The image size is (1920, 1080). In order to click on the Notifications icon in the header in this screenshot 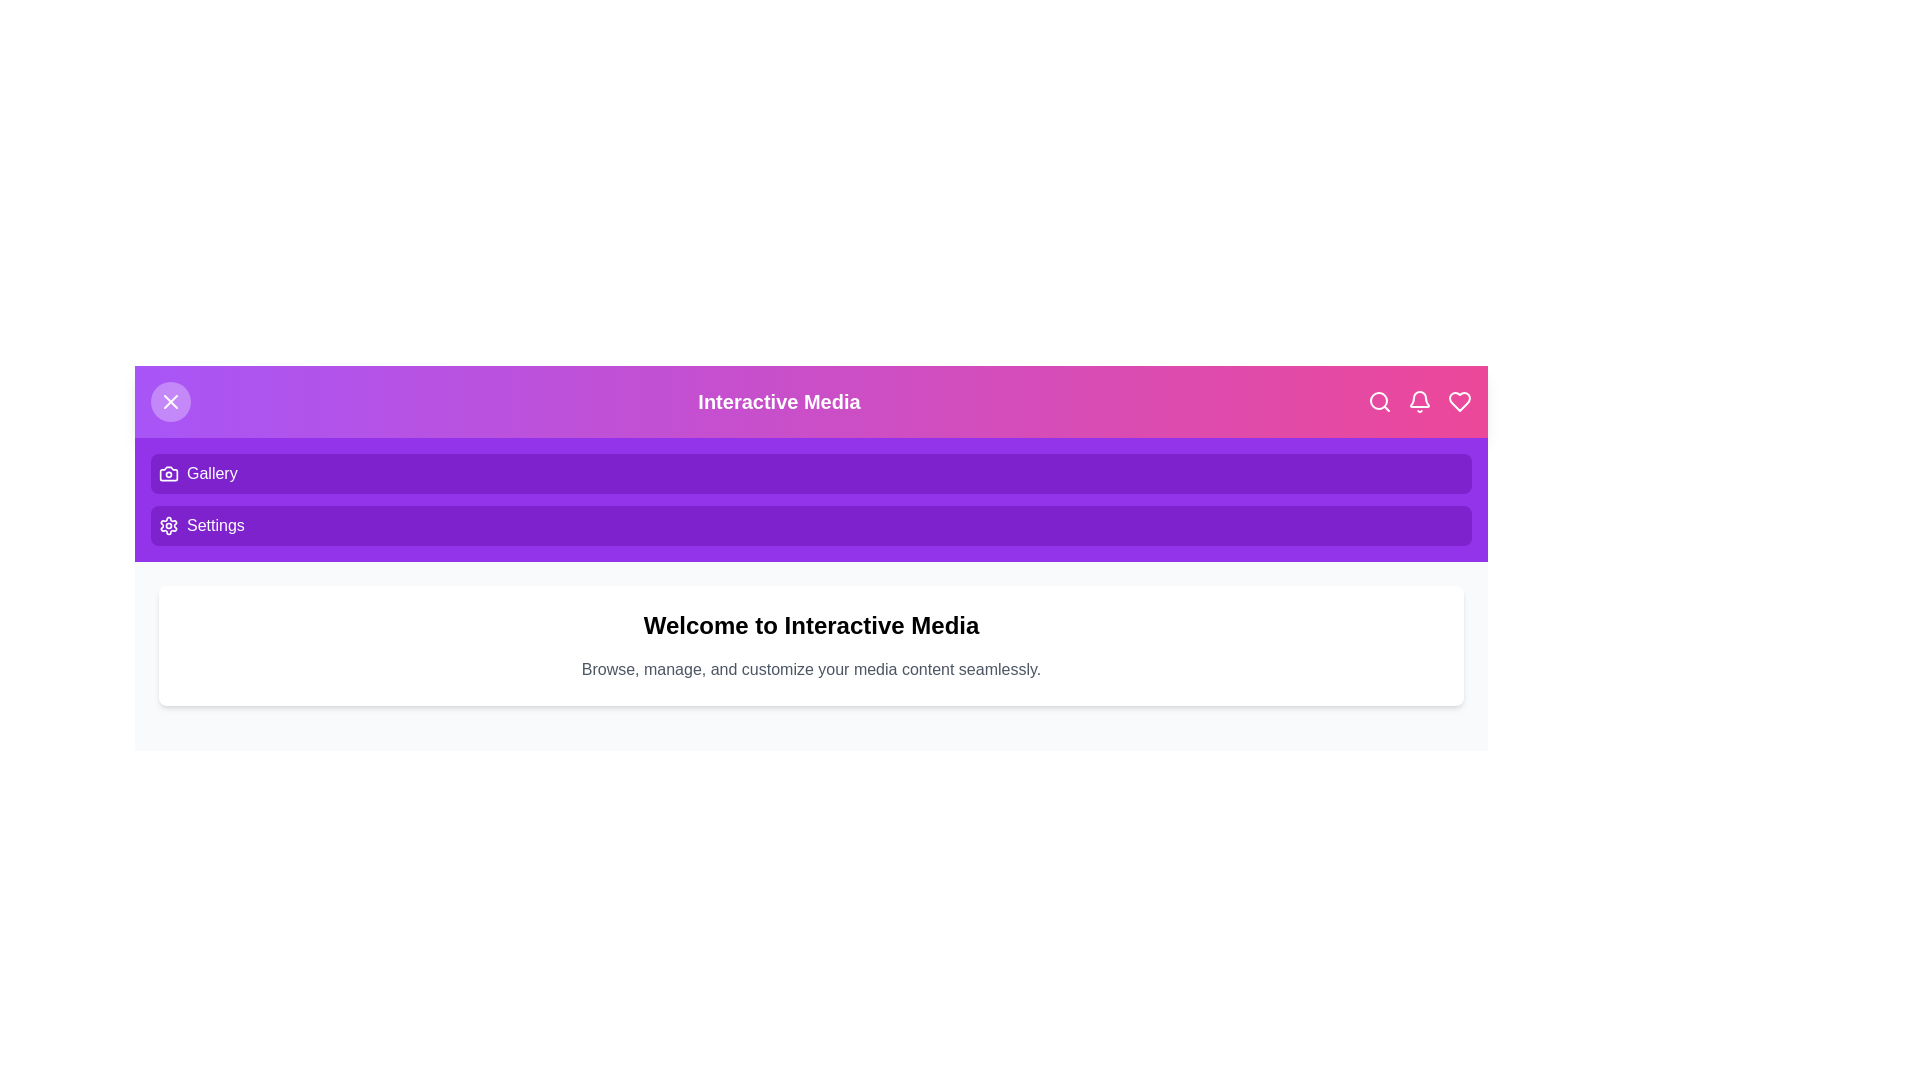, I will do `click(1419, 401)`.